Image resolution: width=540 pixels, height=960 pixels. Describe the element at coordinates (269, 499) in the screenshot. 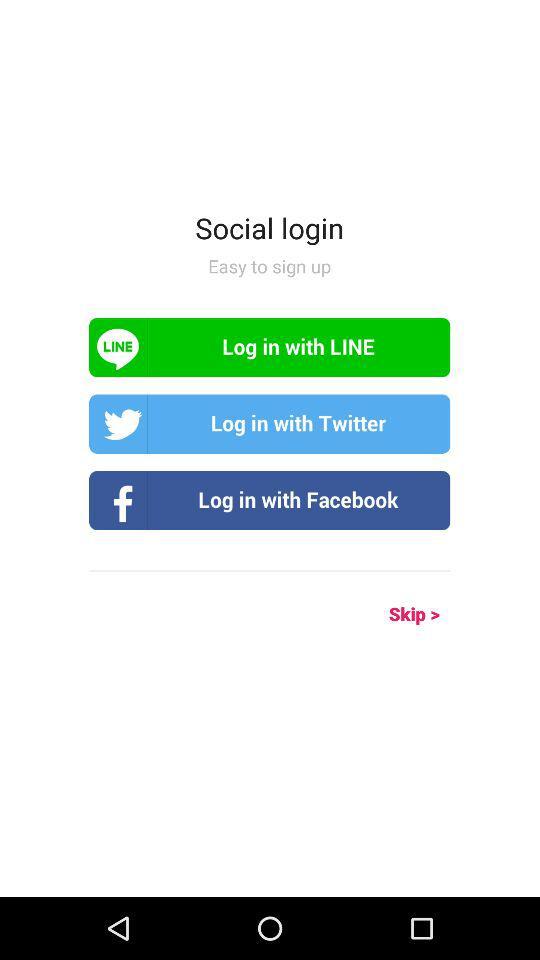

I see `choose this` at that location.